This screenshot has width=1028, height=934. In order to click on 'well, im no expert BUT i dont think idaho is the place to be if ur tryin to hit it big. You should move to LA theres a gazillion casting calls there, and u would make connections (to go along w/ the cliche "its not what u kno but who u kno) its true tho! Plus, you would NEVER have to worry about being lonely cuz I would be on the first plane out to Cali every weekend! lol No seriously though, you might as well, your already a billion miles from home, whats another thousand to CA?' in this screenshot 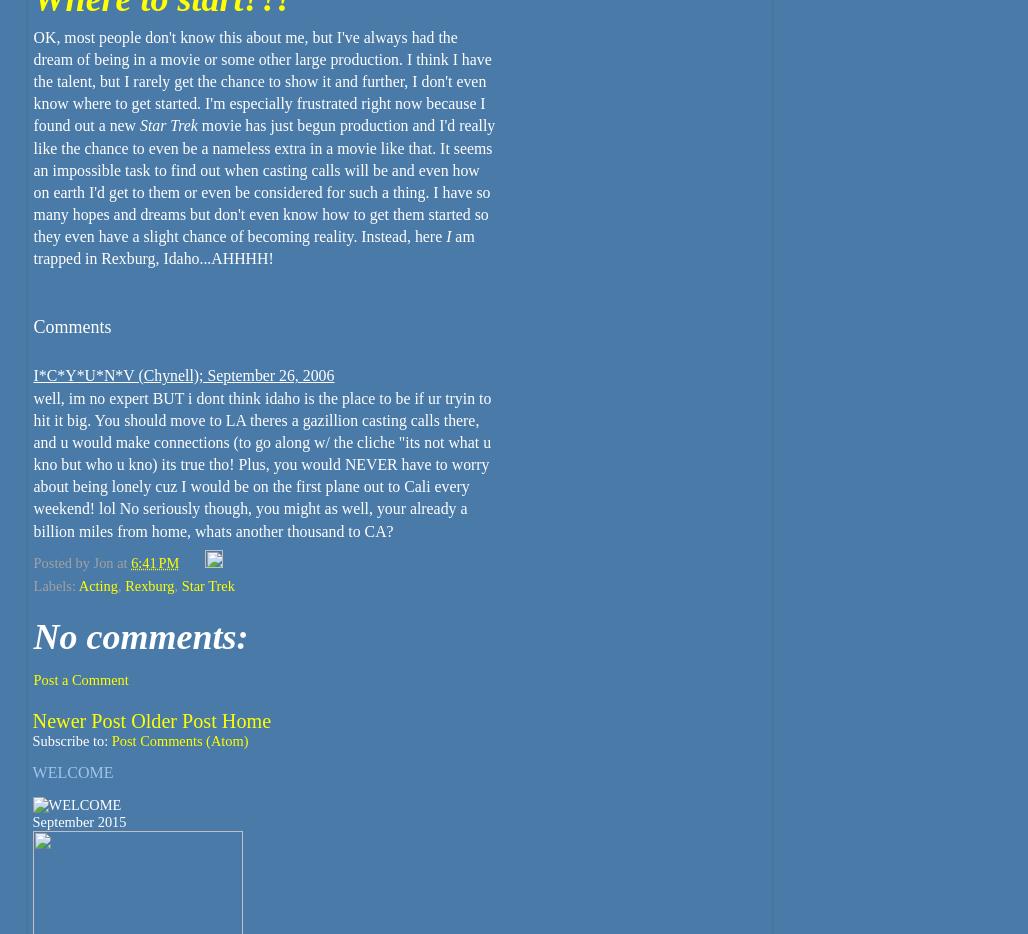, I will do `click(262, 464)`.